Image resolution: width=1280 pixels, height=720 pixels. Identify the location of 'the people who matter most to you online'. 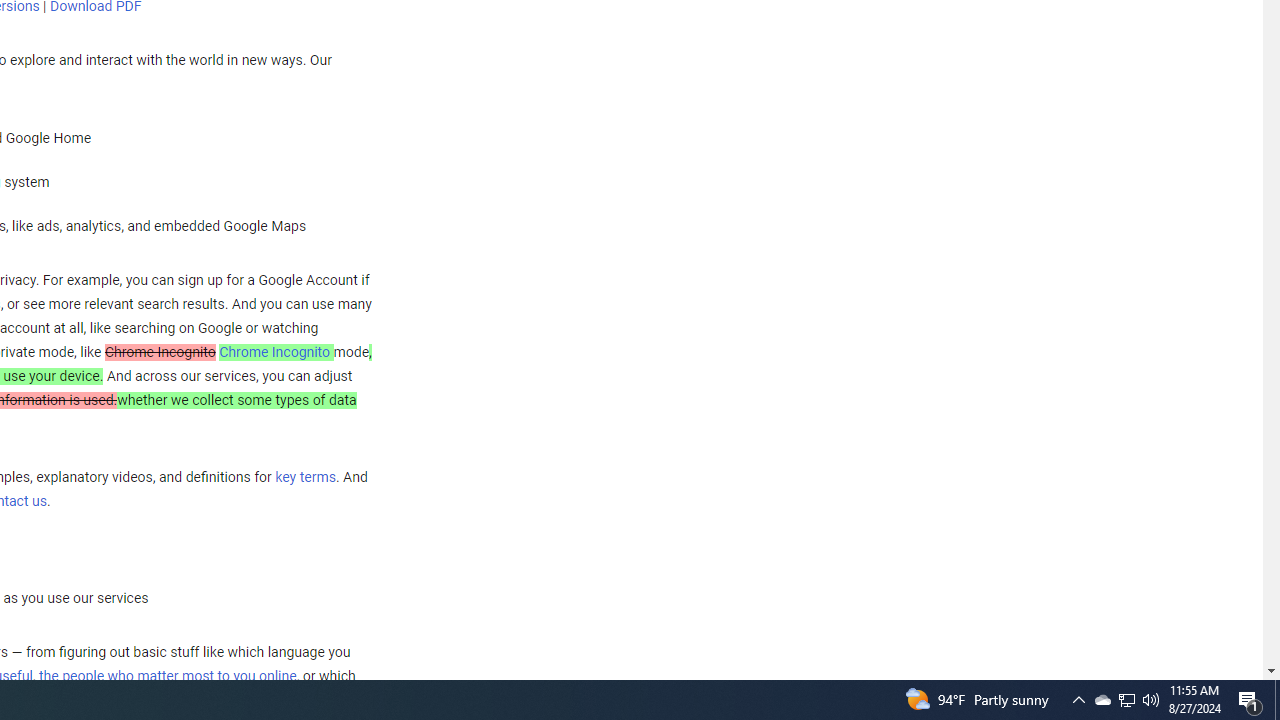
(167, 675).